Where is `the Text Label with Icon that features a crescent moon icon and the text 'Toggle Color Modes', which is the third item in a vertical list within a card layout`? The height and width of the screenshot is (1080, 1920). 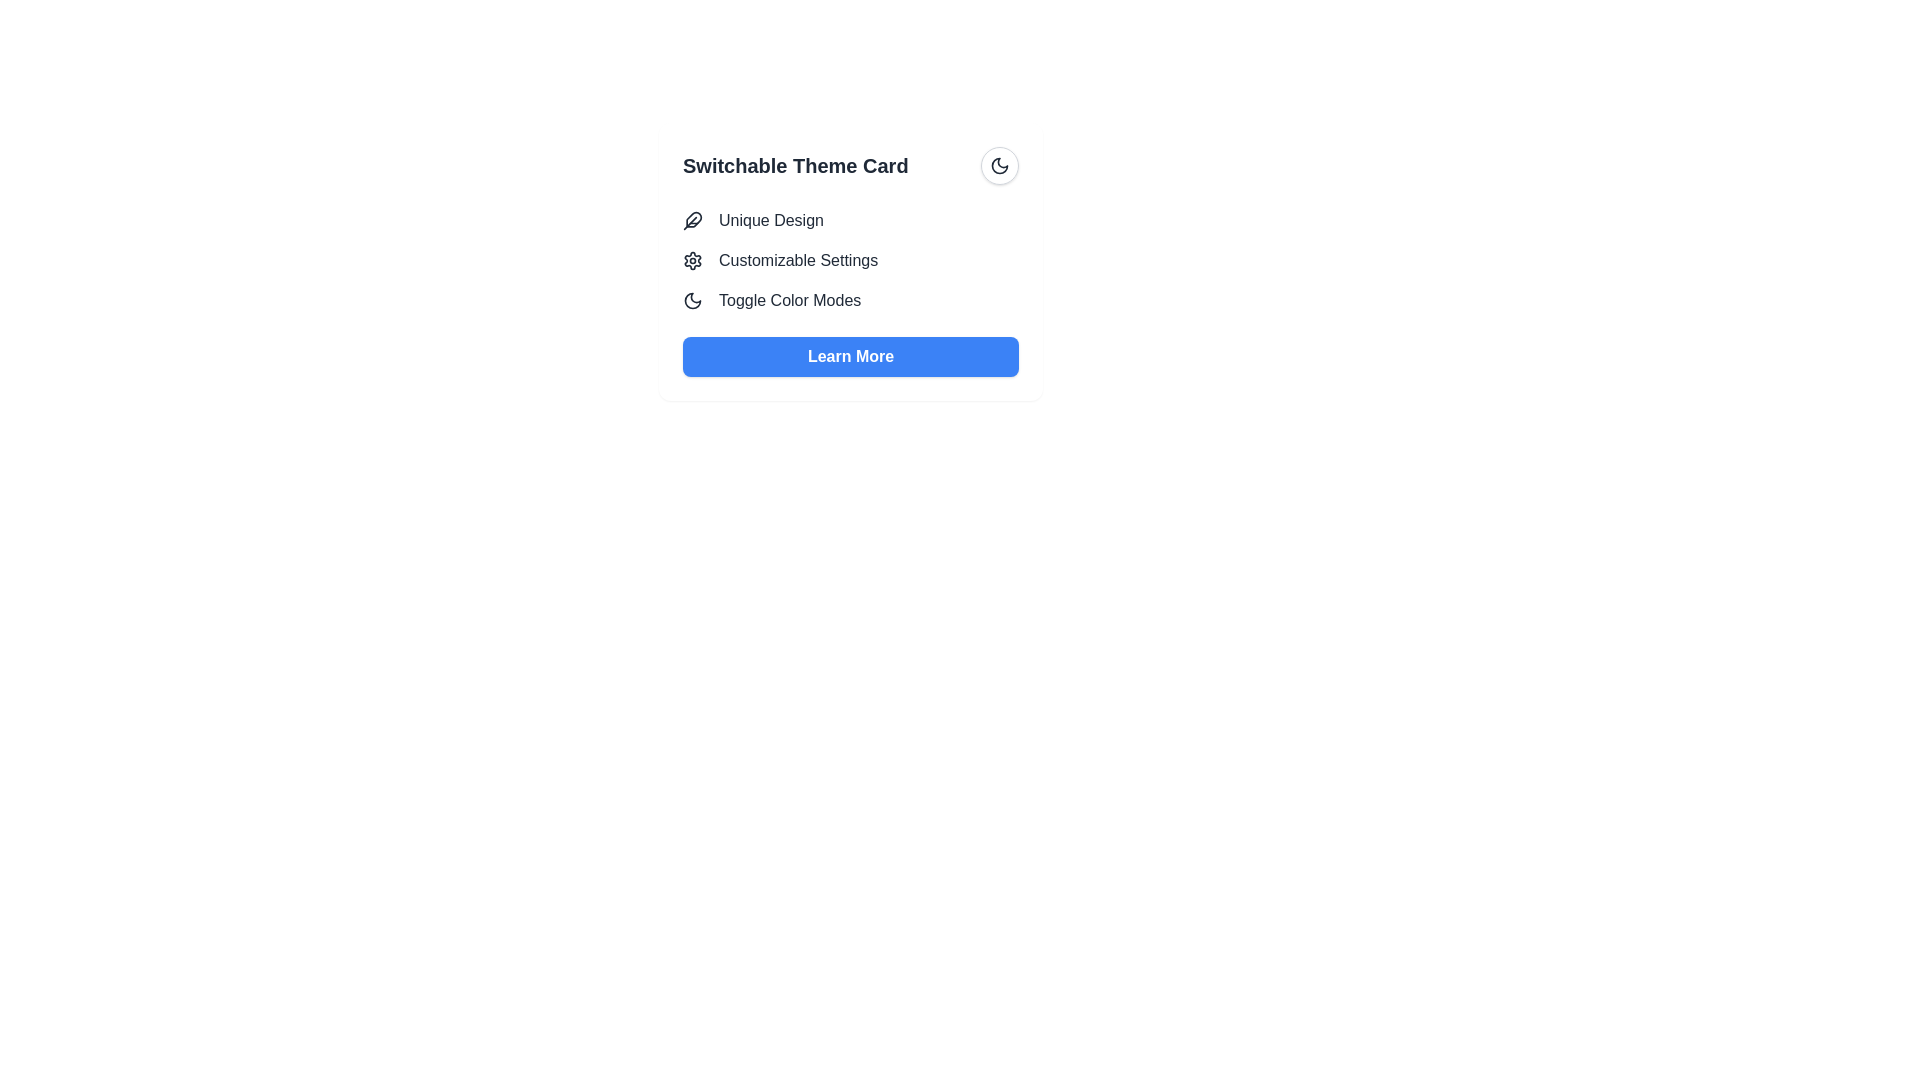 the Text Label with Icon that features a crescent moon icon and the text 'Toggle Color Modes', which is the third item in a vertical list within a card layout is located at coordinates (850, 300).